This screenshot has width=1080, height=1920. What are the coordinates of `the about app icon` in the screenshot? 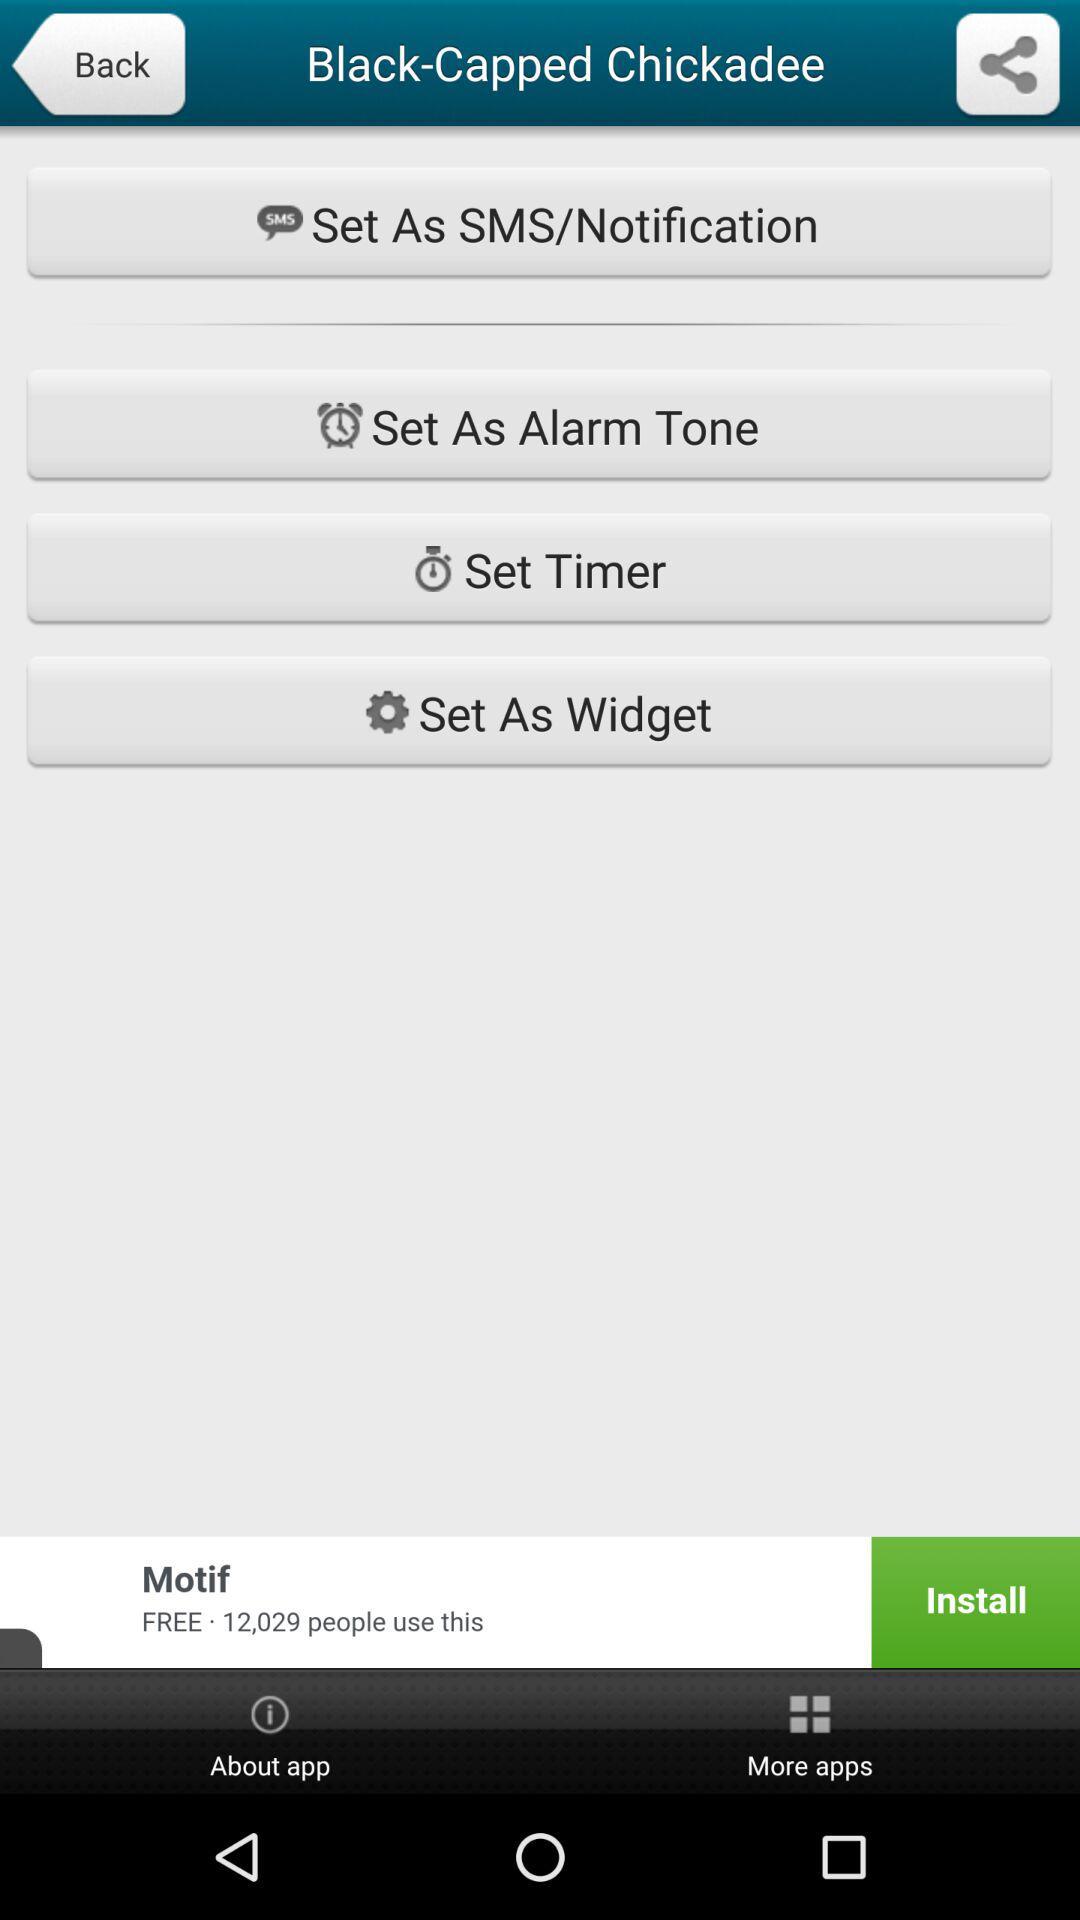 It's located at (270, 1732).